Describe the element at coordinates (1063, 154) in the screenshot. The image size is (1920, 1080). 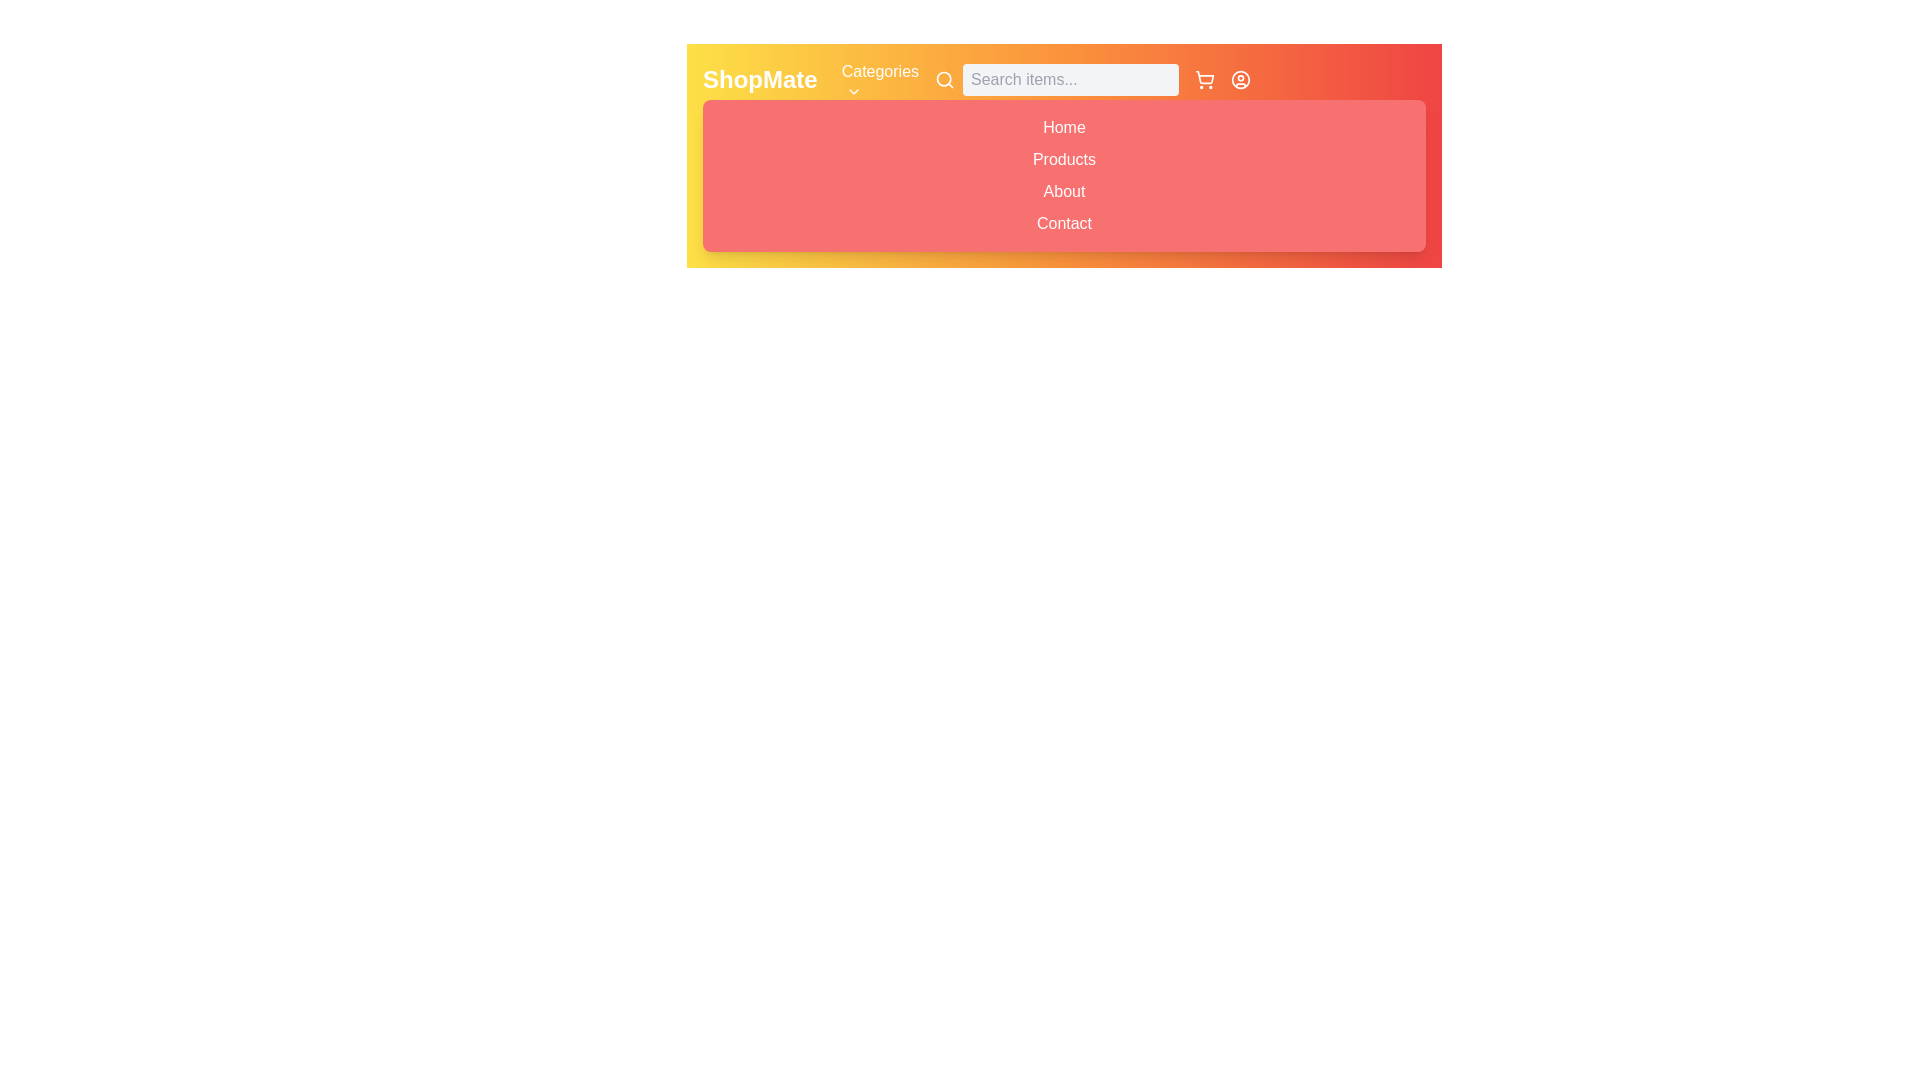
I see `the interactive icons or elements within the Navigation Menu that features a gradient background transitioning from yellow to red, located centrally across the top of the layout` at that location.